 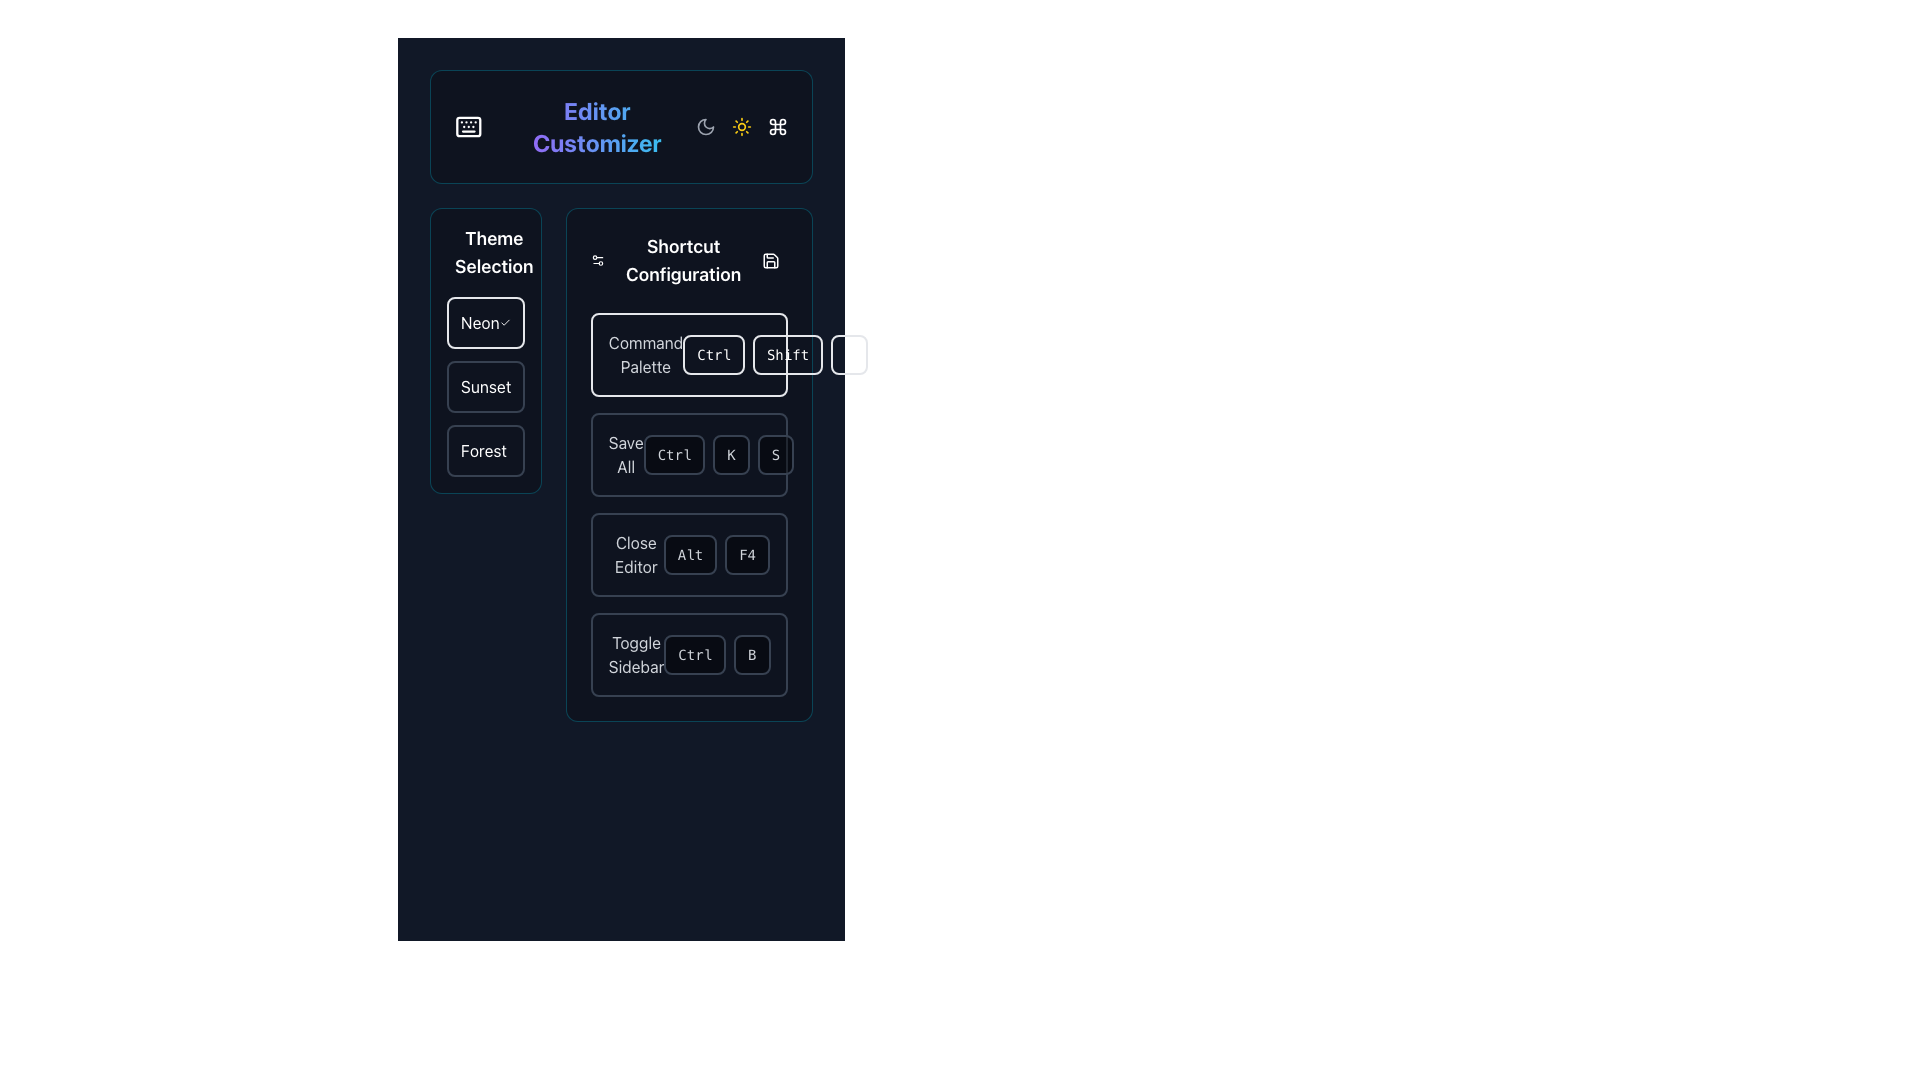 I want to click on the list item labeled 'Neon' with a cyan checkmark icon to confirm the selection of the theme, so click(x=485, y=322).